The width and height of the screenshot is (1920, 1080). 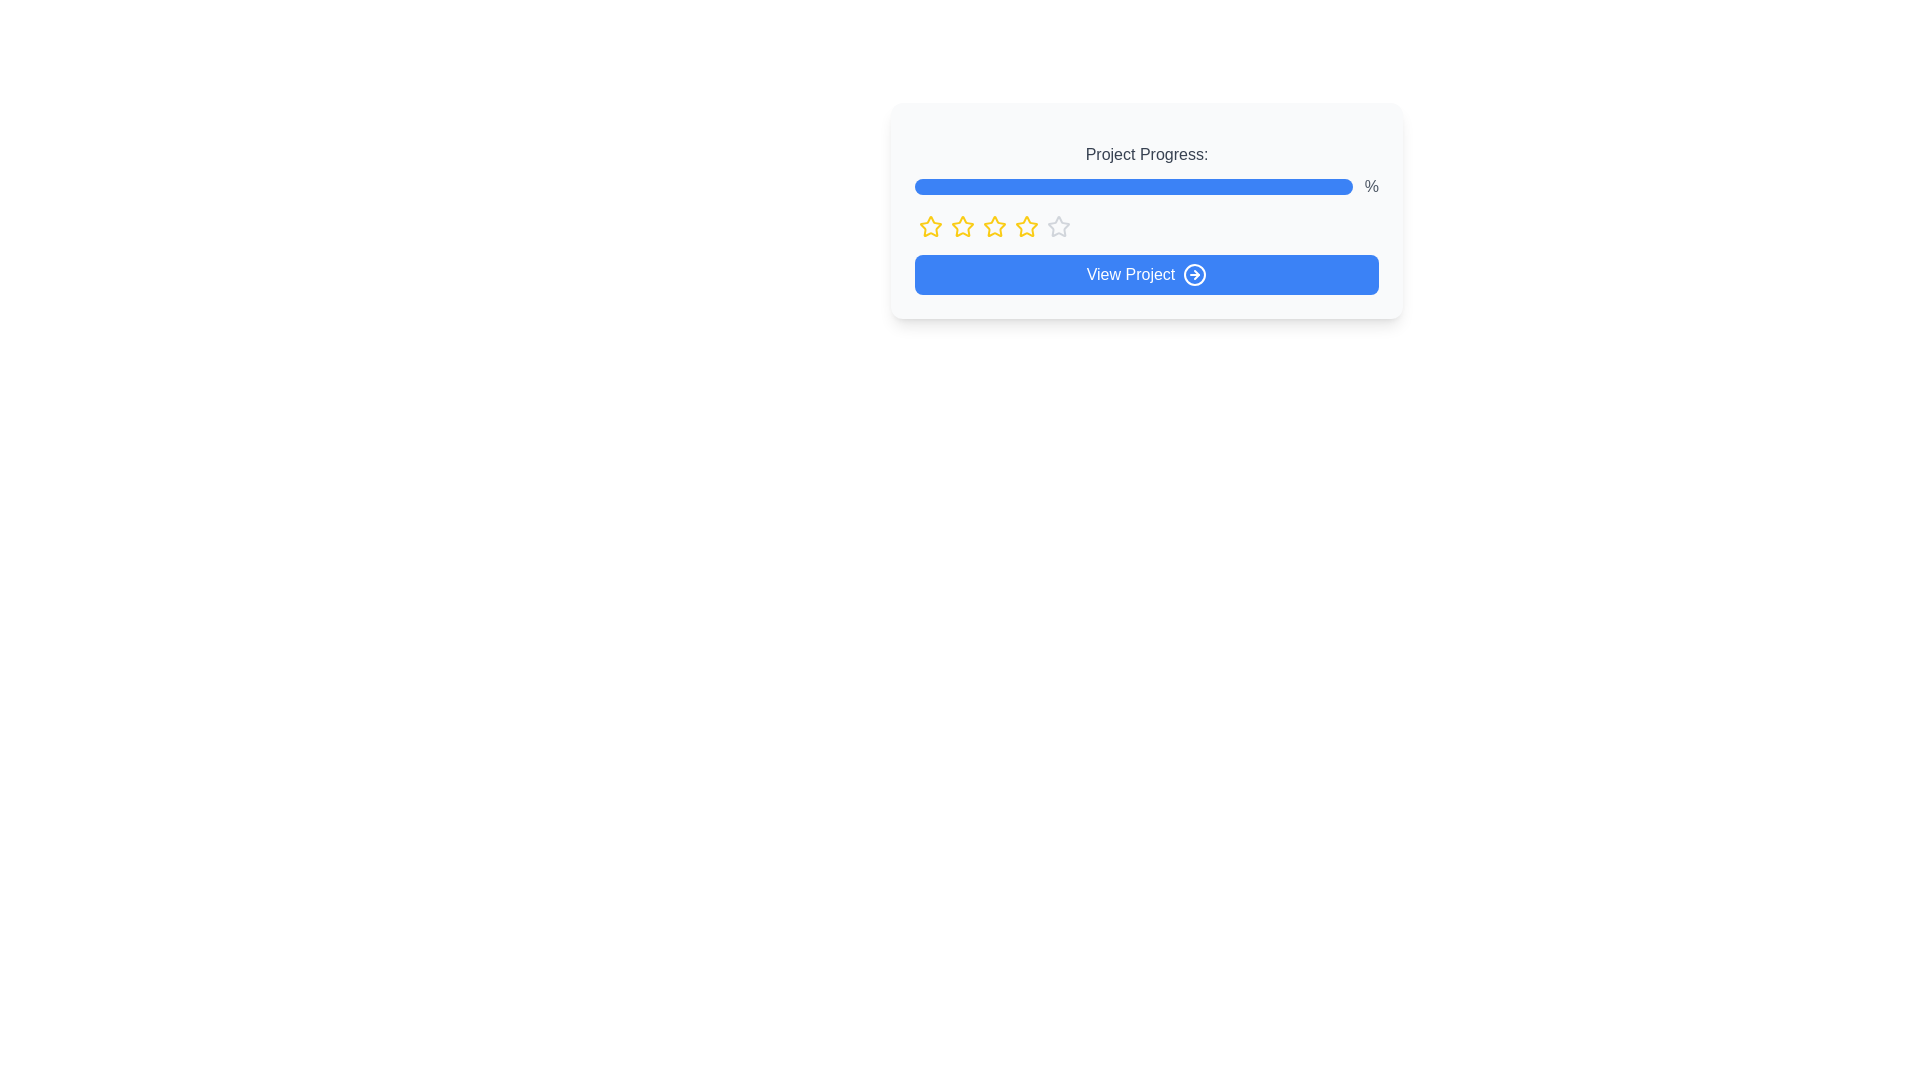 What do you see at coordinates (994, 226) in the screenshot?
I see `the third Interactive Star Icon to set or change the rating value, which is located below the 'Project Progress' bar and above the 'View Project' button` at bounding box center [994, 226].